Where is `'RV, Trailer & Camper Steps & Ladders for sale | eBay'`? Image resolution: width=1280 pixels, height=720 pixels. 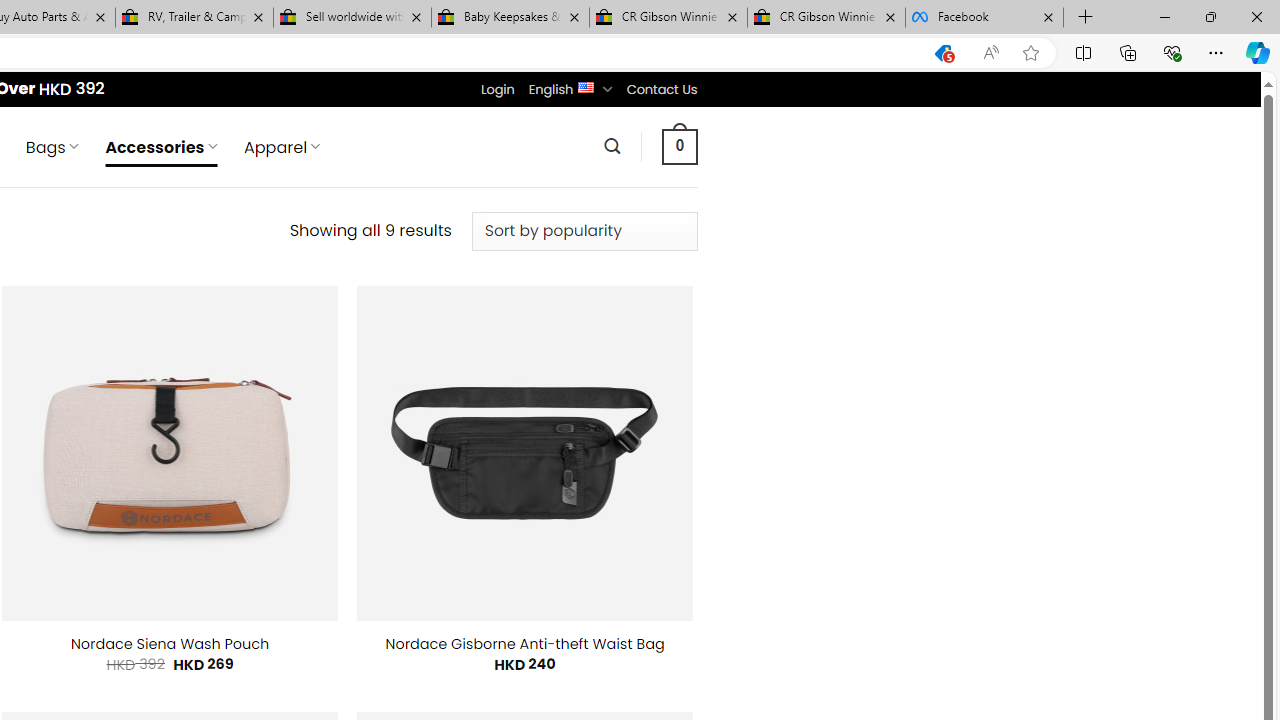 'RV, Trailer & Camper Steps & Ladders for sale | eBay' is located at coordinates (194, 17).